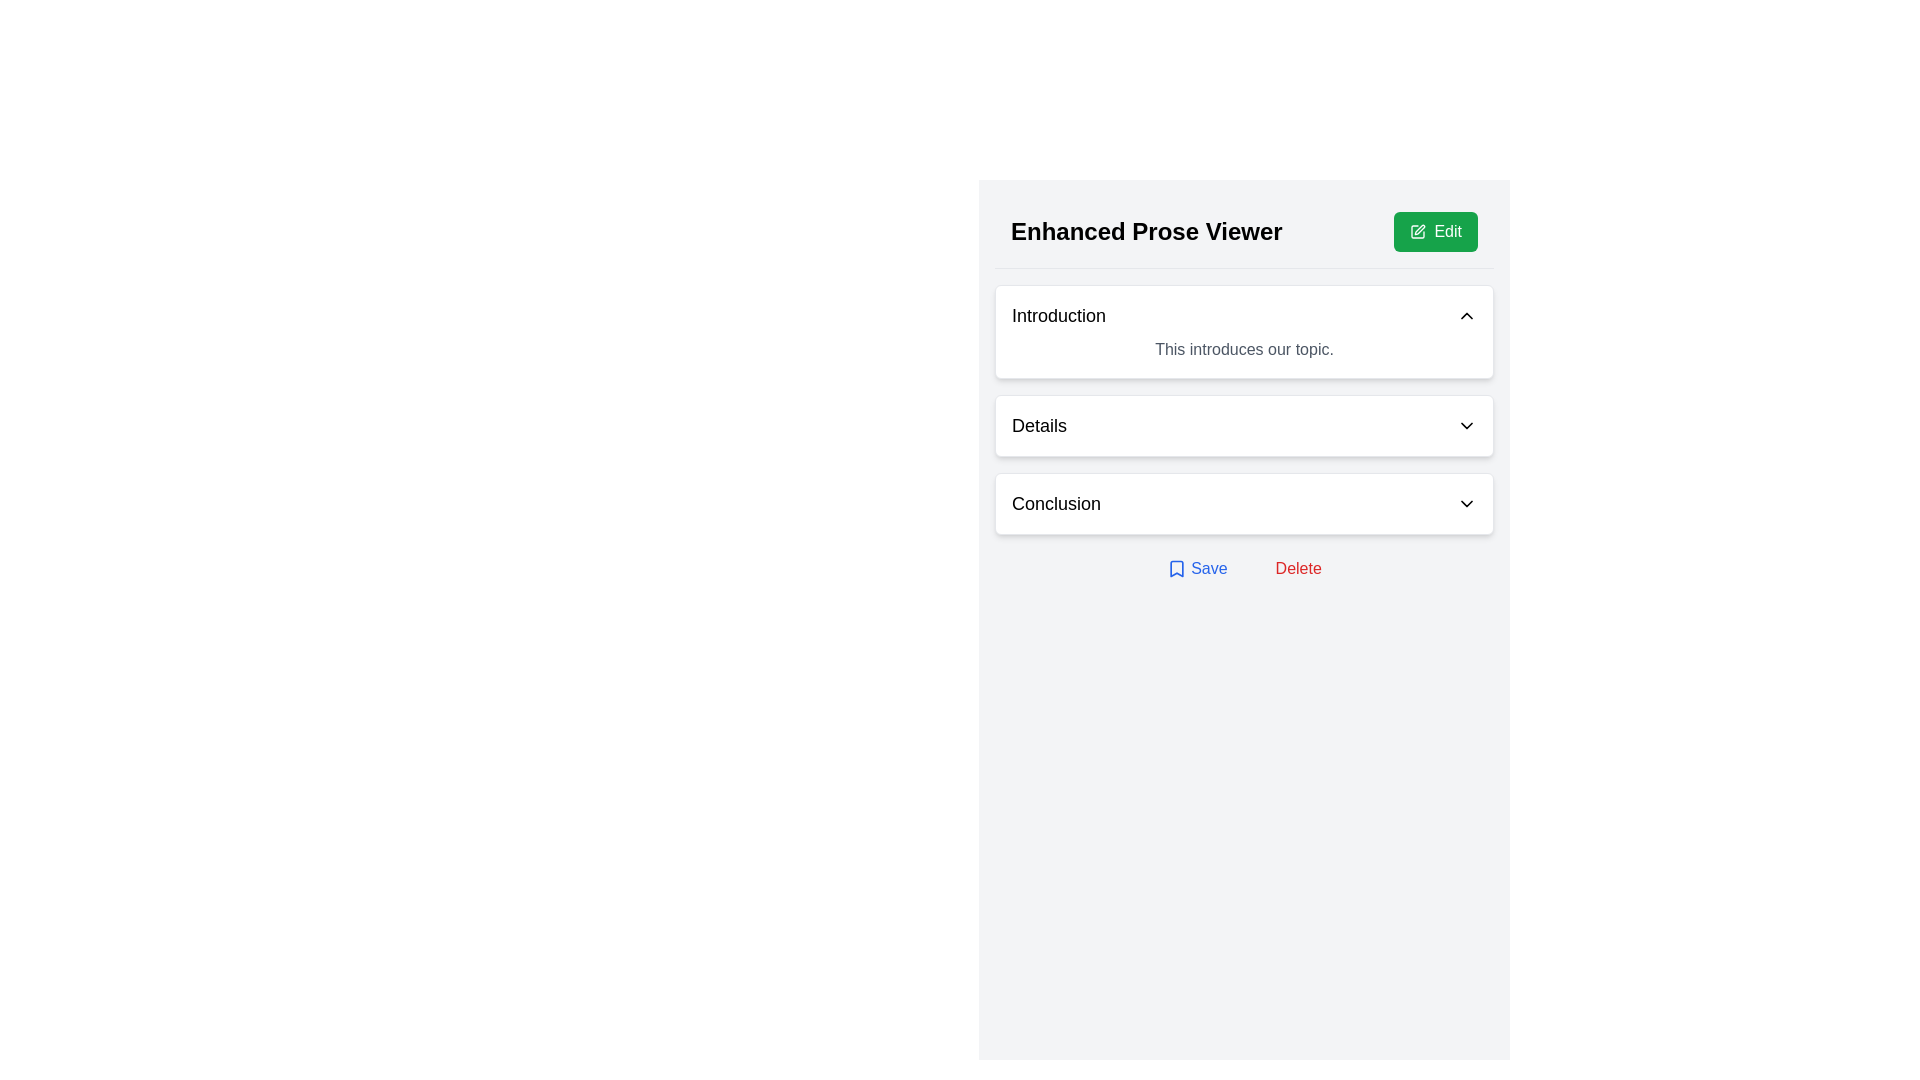 The width and height of the screenshot is (1920, 1080). Describe the element at coordinates (1419, 229) in the screenshot. I see `the small vector graphic icon representing a pen and rectangle, located in the top-right header area, next to the green 'Edit' button` at that location.